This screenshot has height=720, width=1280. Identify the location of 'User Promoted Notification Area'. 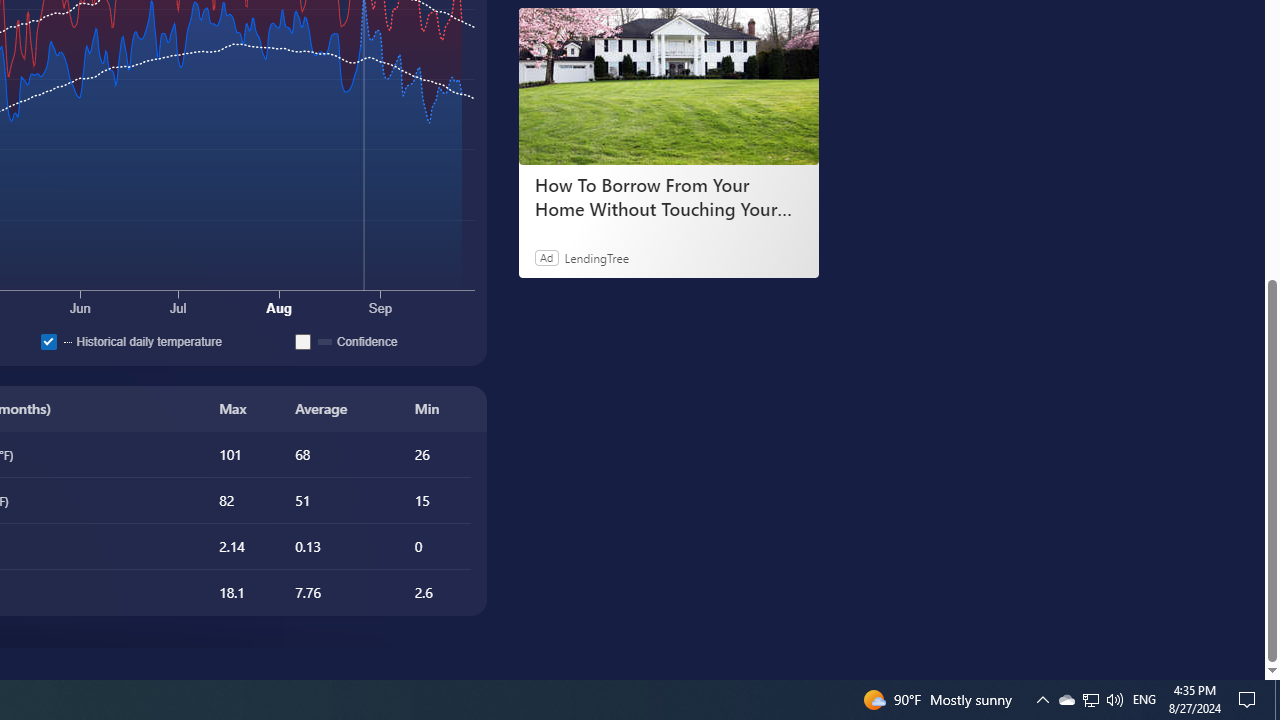
(1090, 698).